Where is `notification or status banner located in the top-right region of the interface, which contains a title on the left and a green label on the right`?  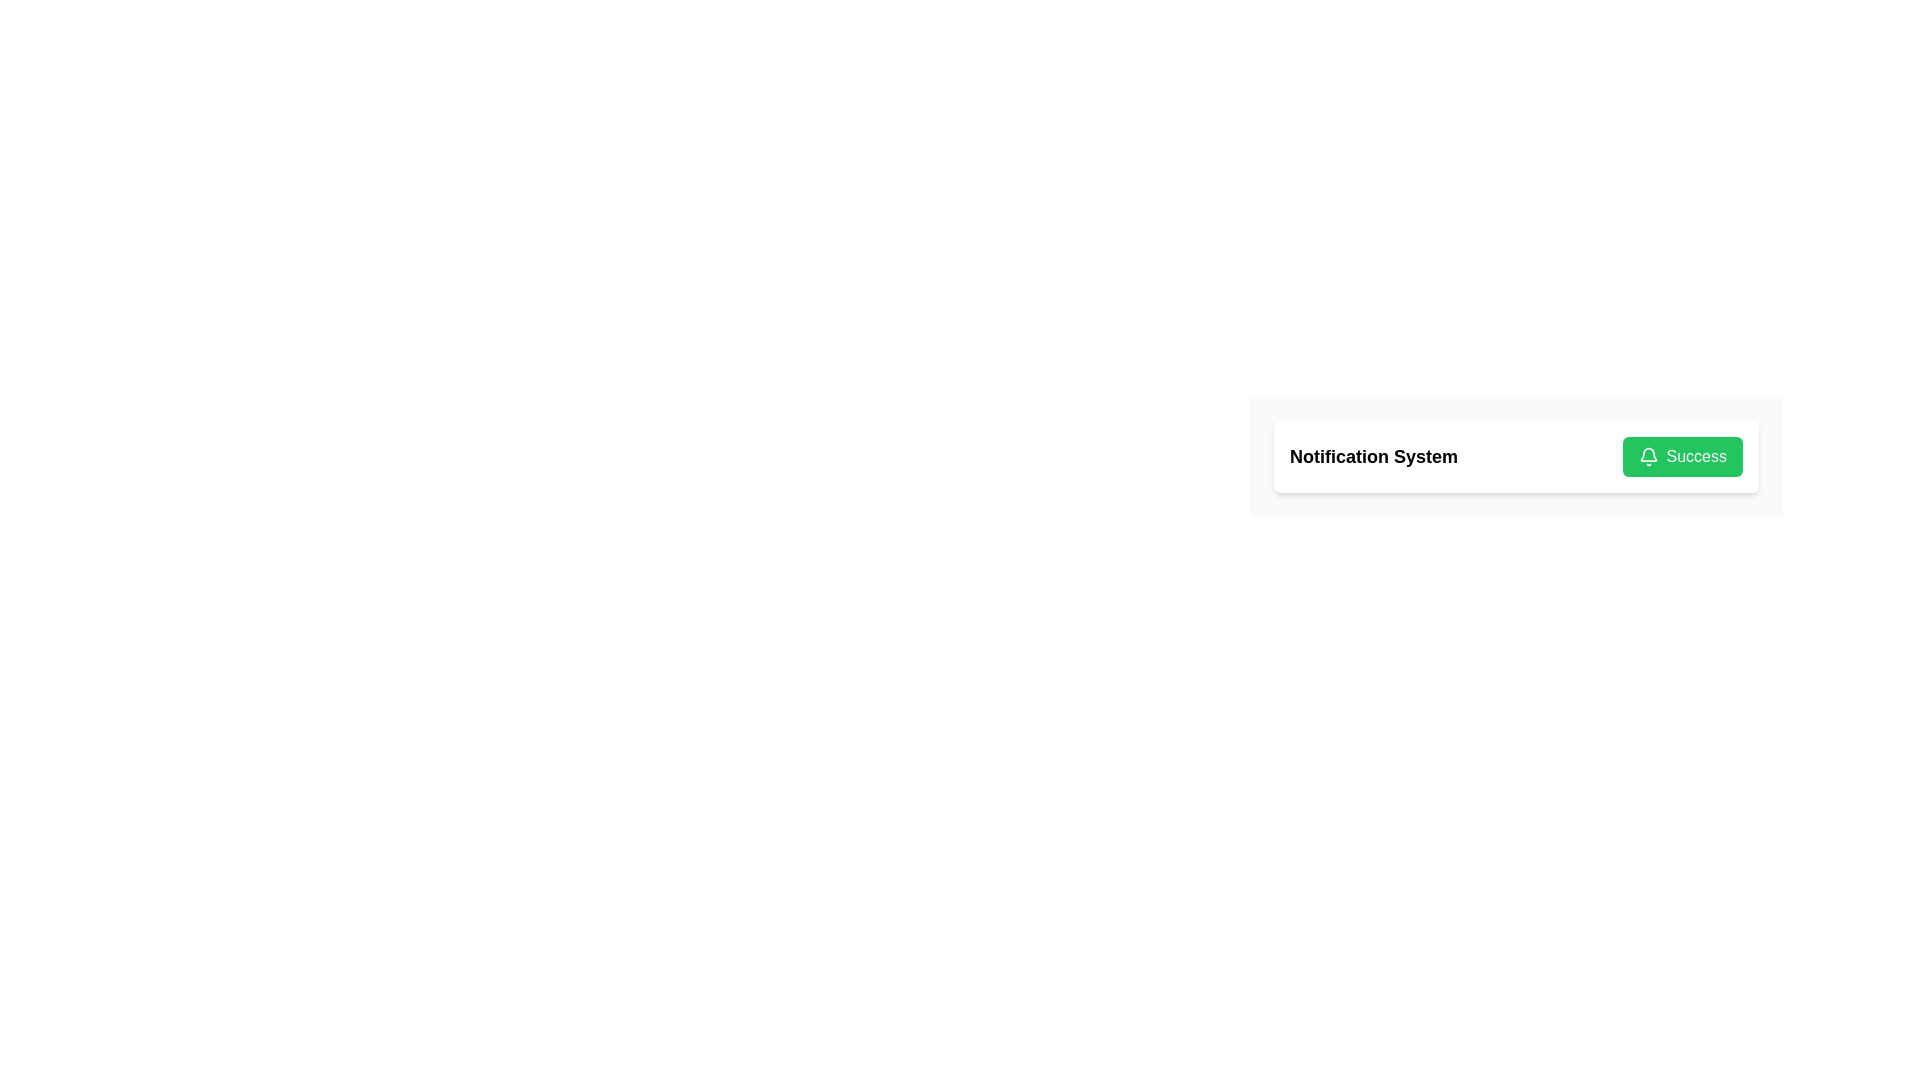
notification or status banner located in the top-right region of the interface, which contains a title on the left and a green label on the right is located at coordinates (1516, 456).